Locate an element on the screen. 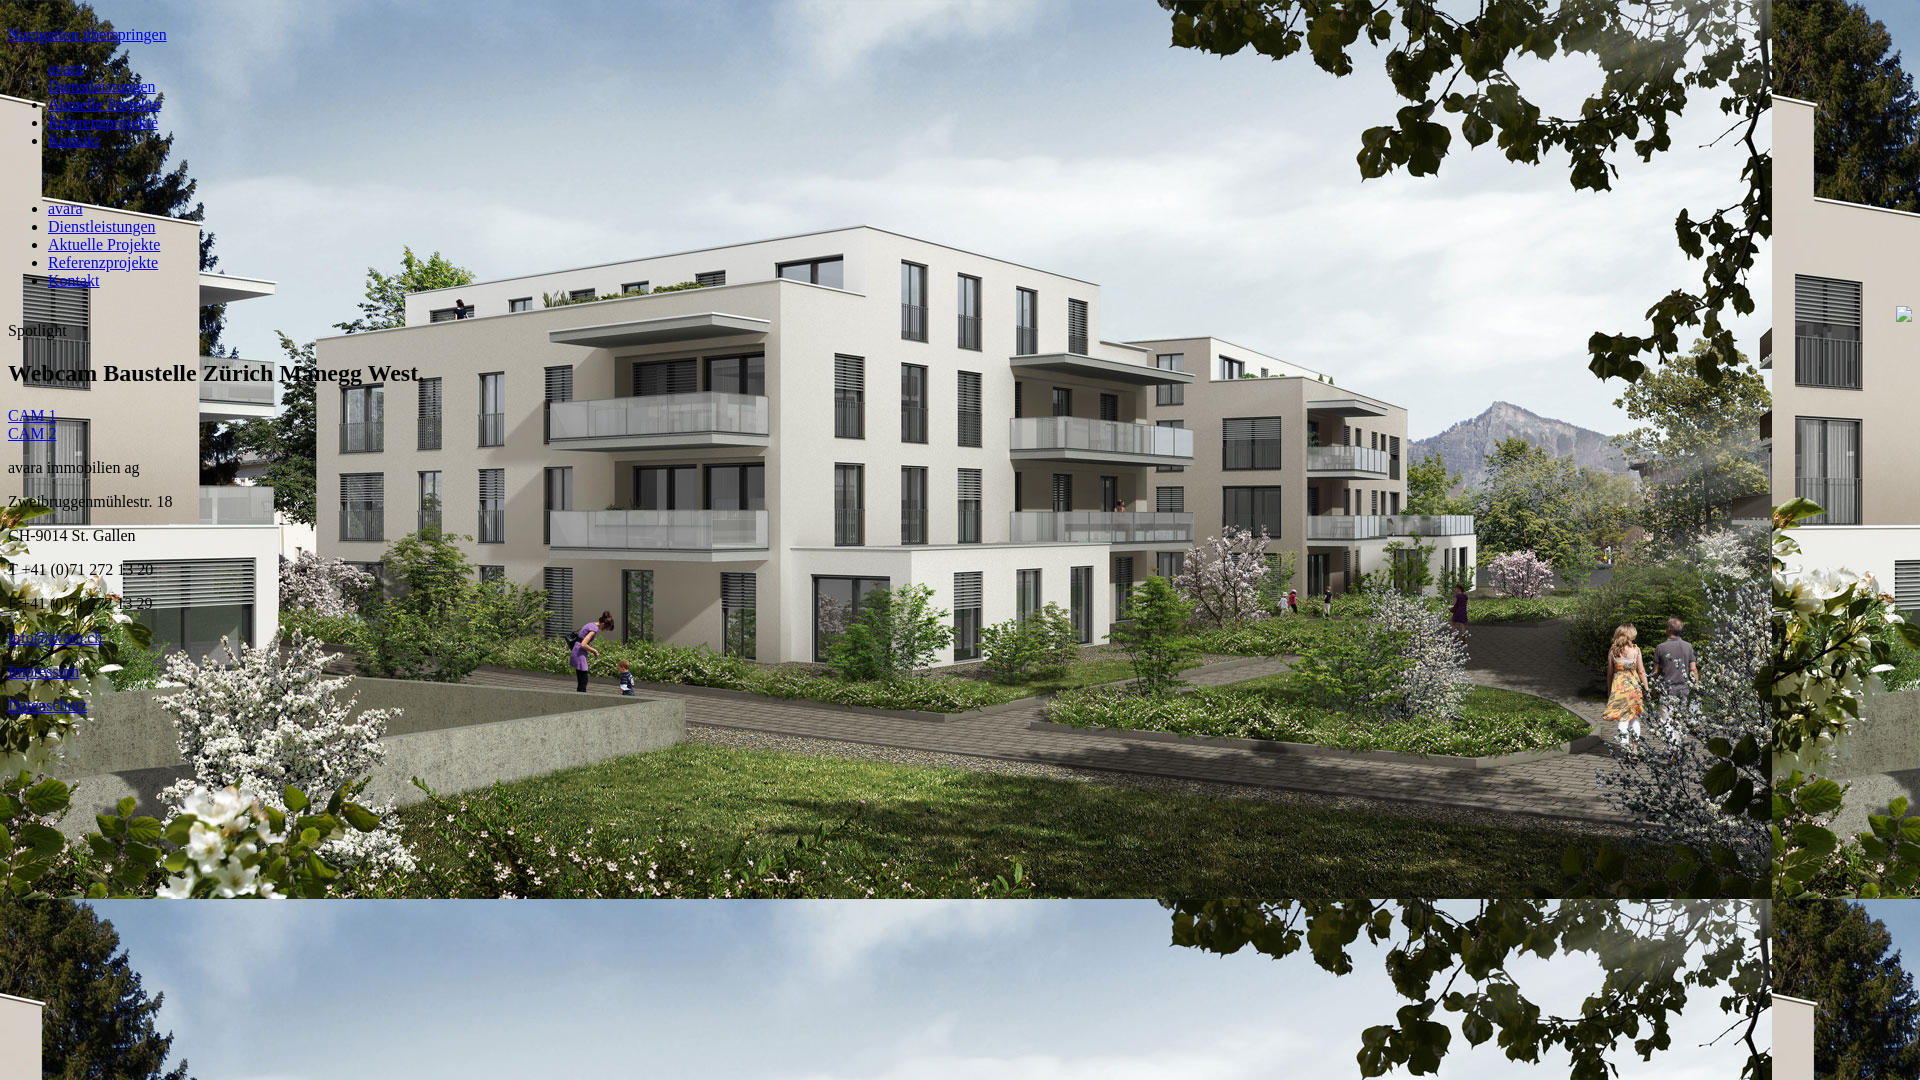 Image resolution: width=1920 pixels, height=1080 pixels. 'info@avara.ch' is located at coordinates (54, 637).